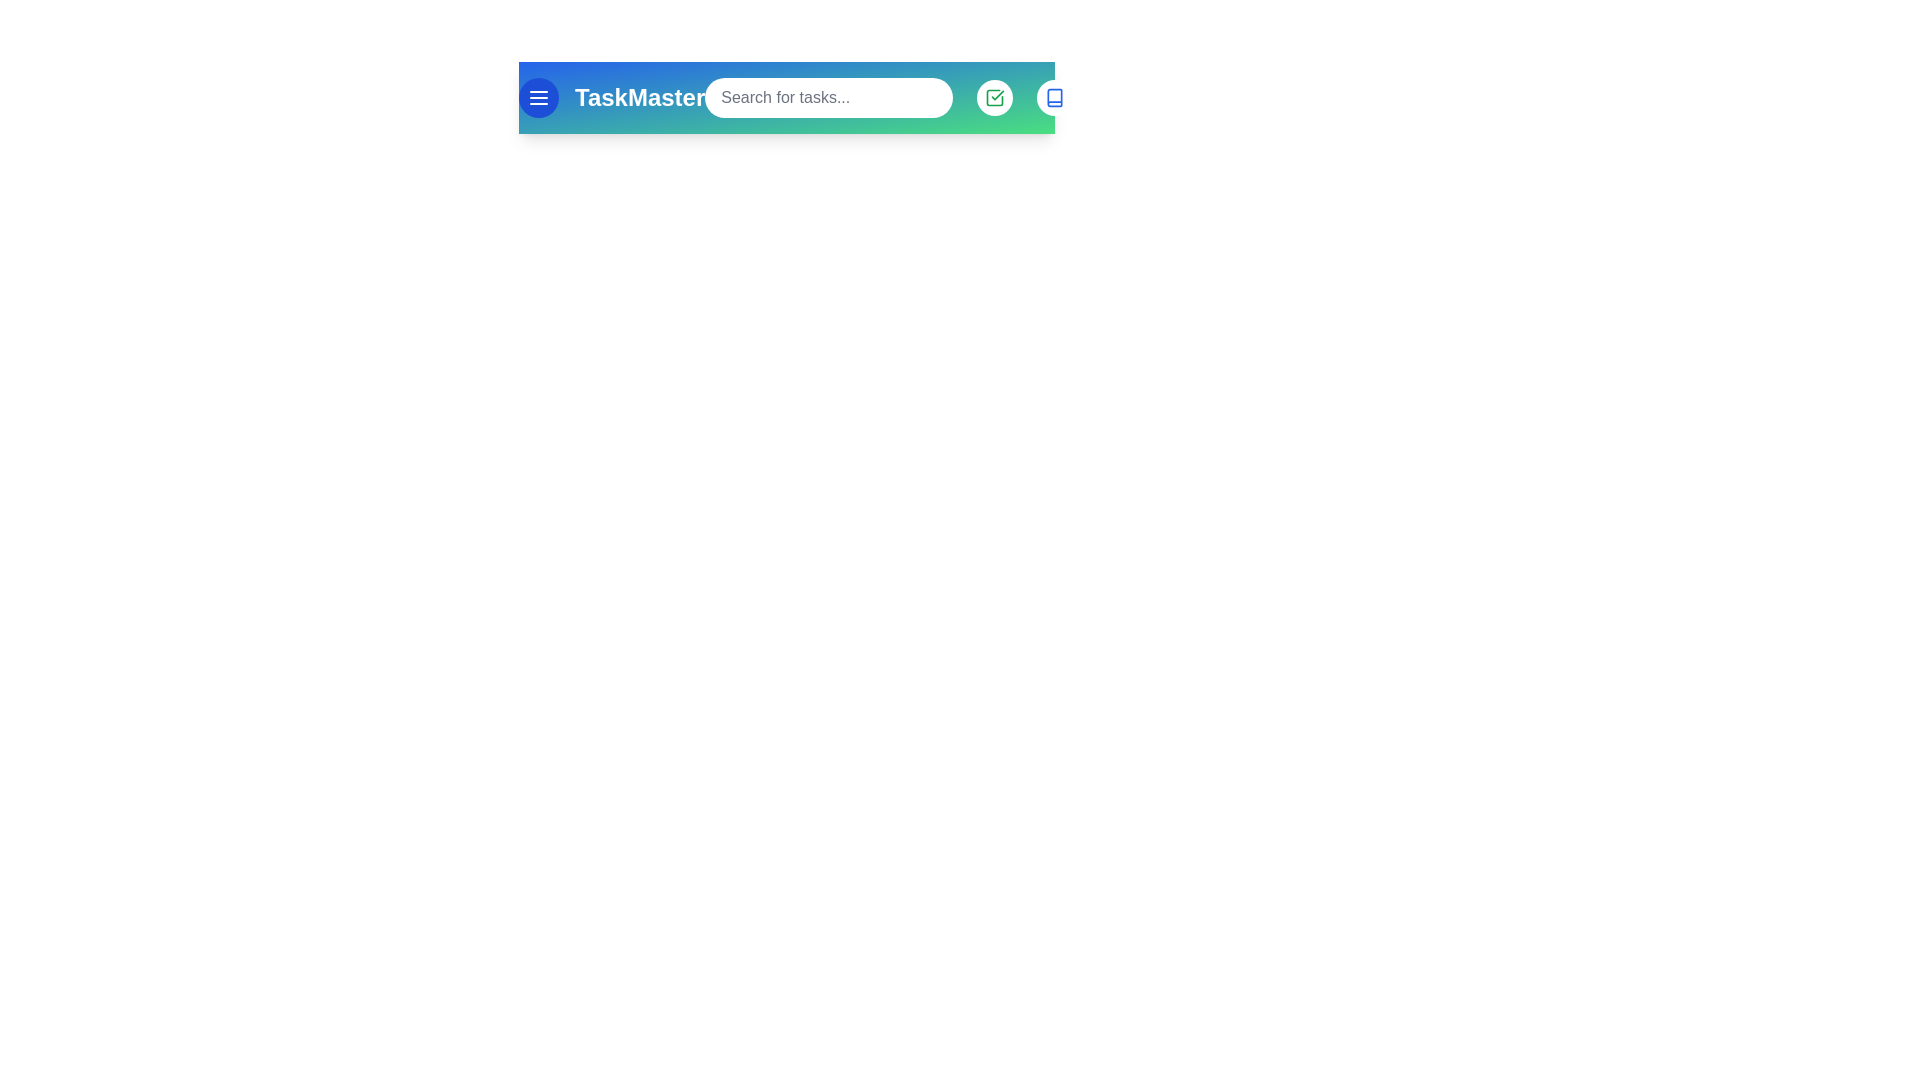 This screenshot has height=1080, width=1920. I want to click on the task completion button to mark tasks as completed, so click(994, 97).